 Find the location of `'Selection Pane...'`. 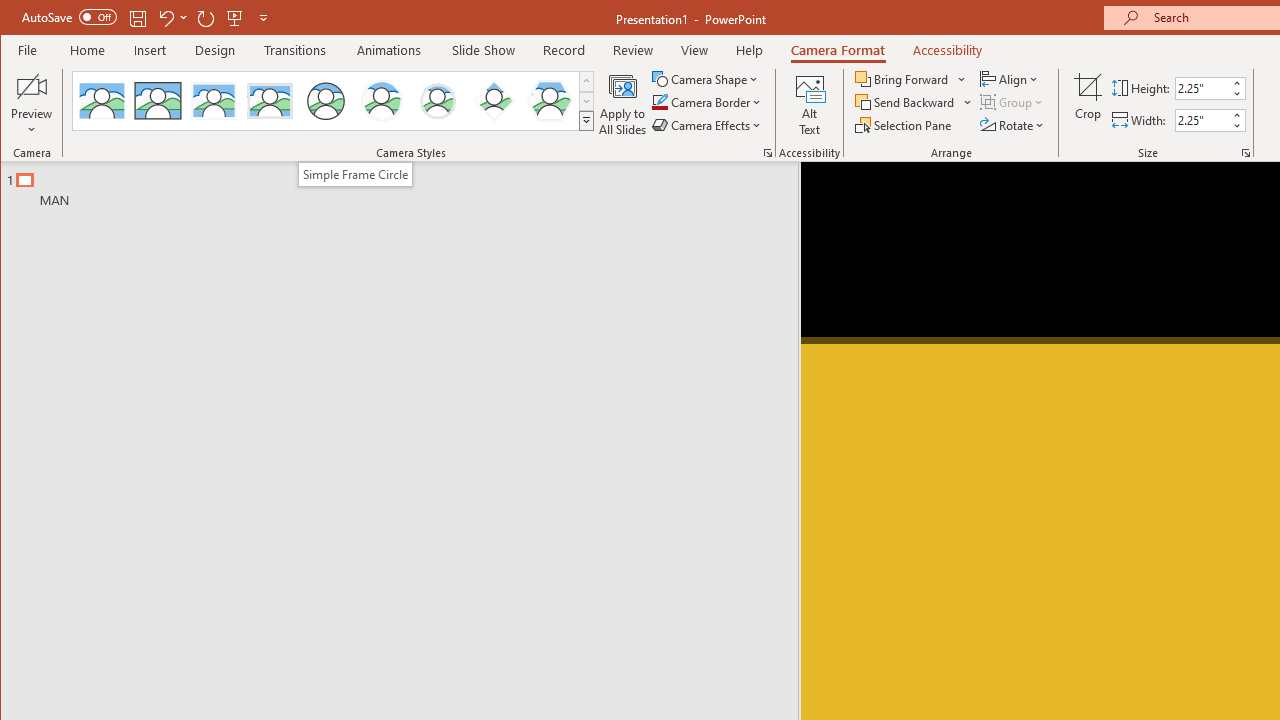

'Selection Pane...' is located at coordinates (903, 125).